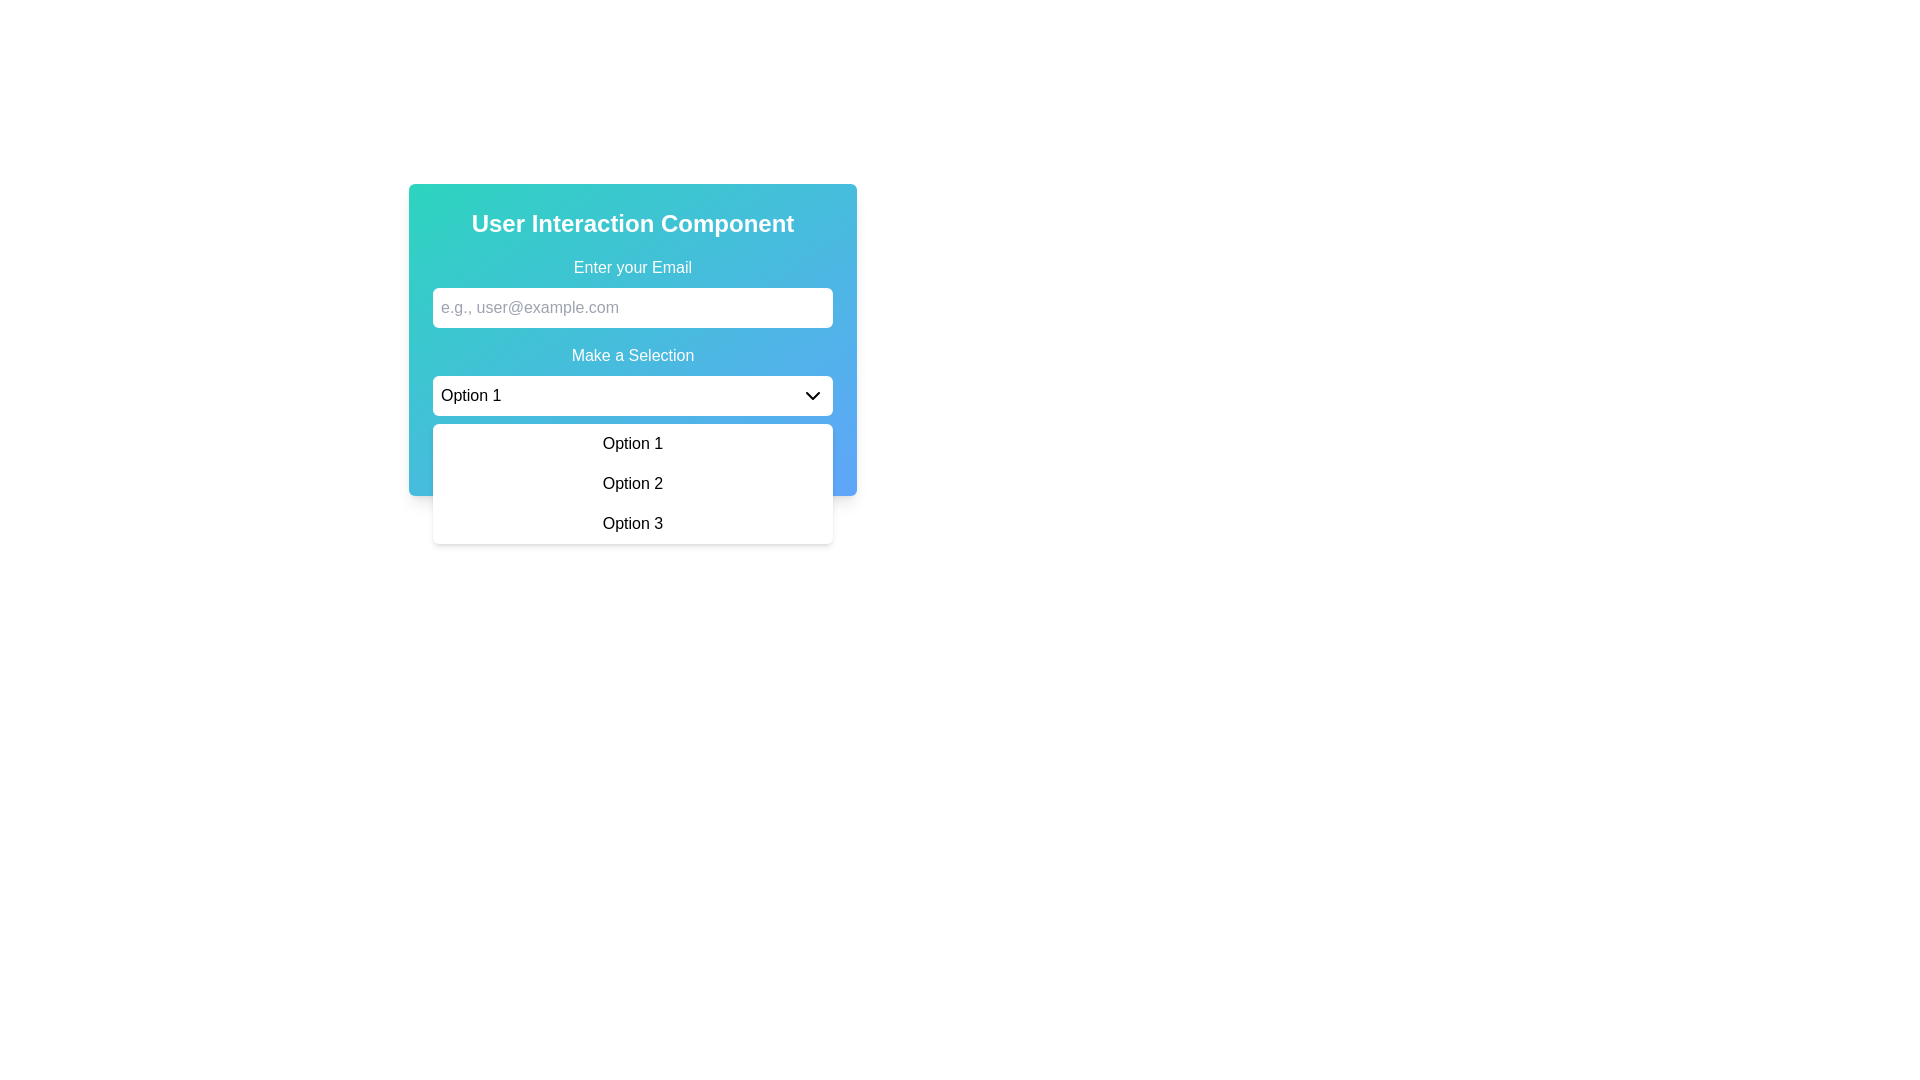  What do you see at coordinates (632, 380) in the screenshot?
I see `the dropdown menu located in the 'User Interaction Component' modal` at bounding box center [632, 380].